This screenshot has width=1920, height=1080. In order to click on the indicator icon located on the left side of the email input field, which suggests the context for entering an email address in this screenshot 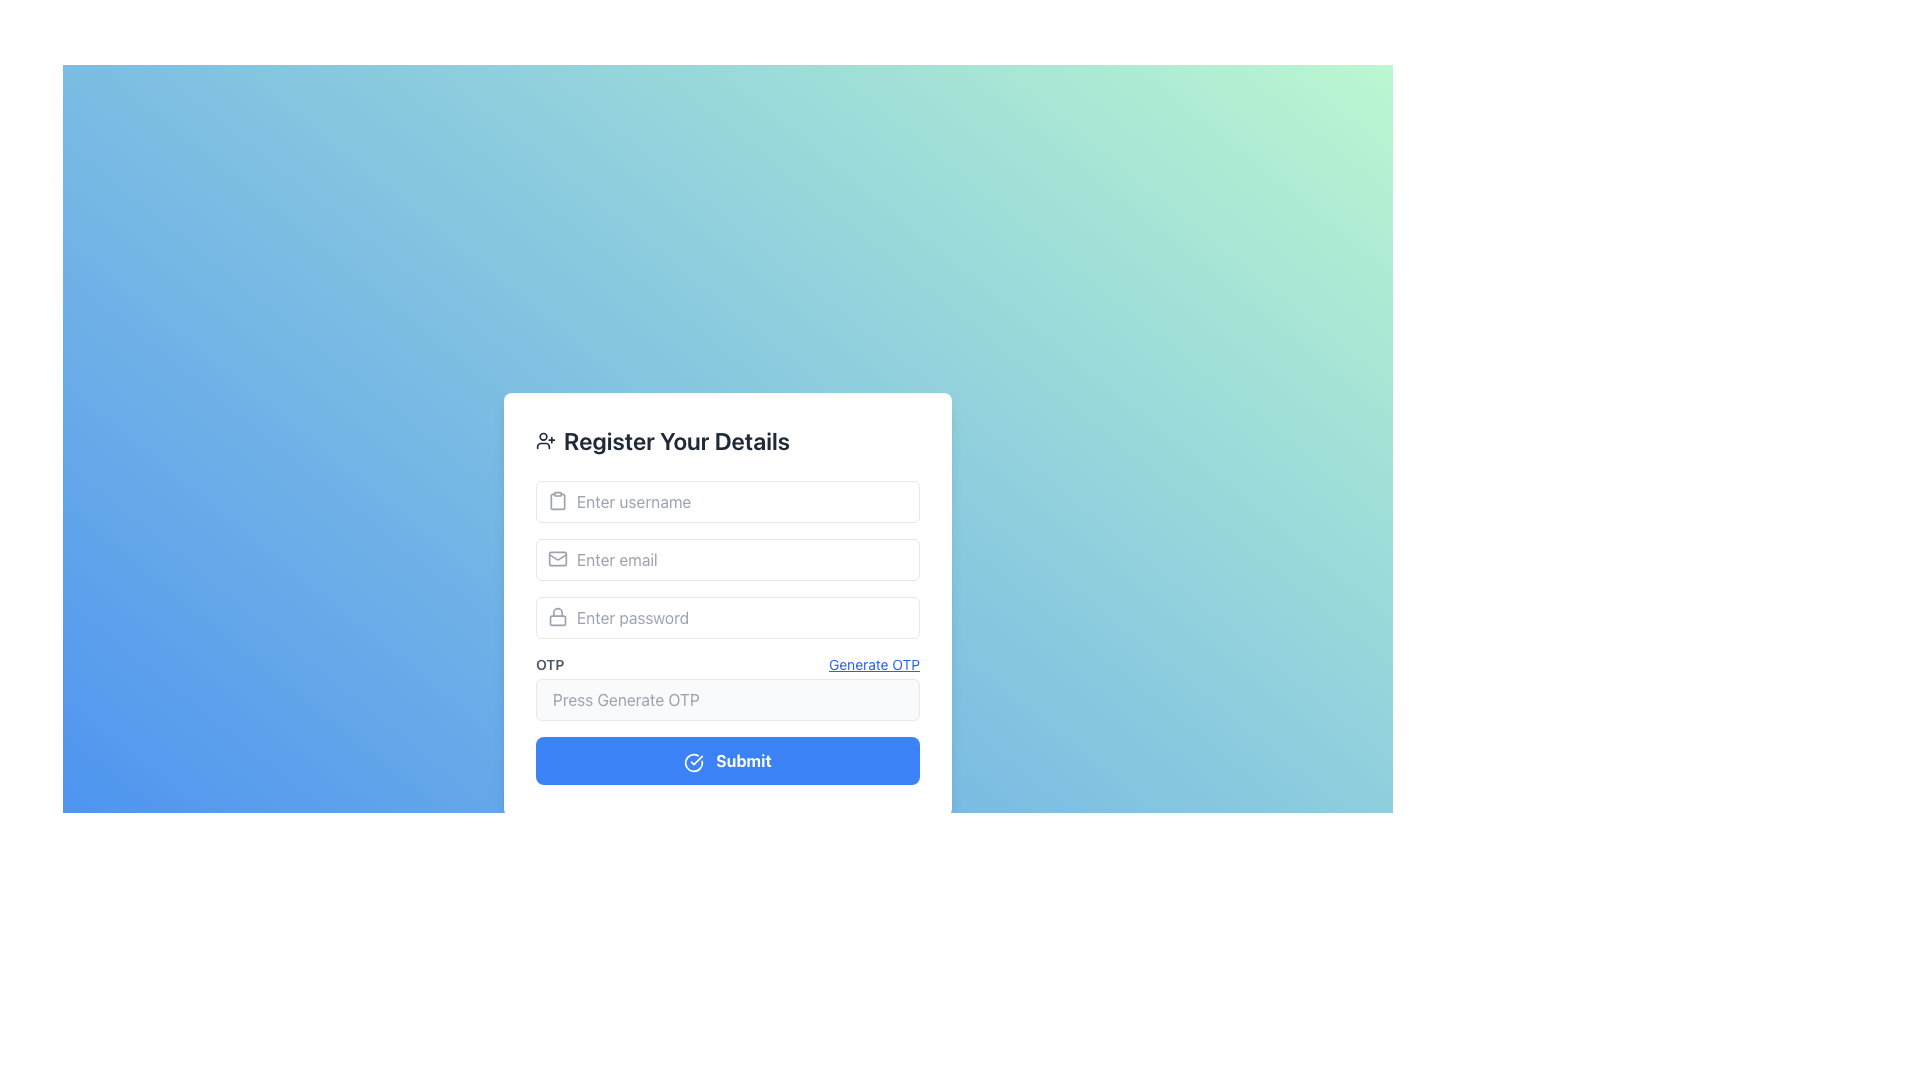, I will do `click(557, 559)`.